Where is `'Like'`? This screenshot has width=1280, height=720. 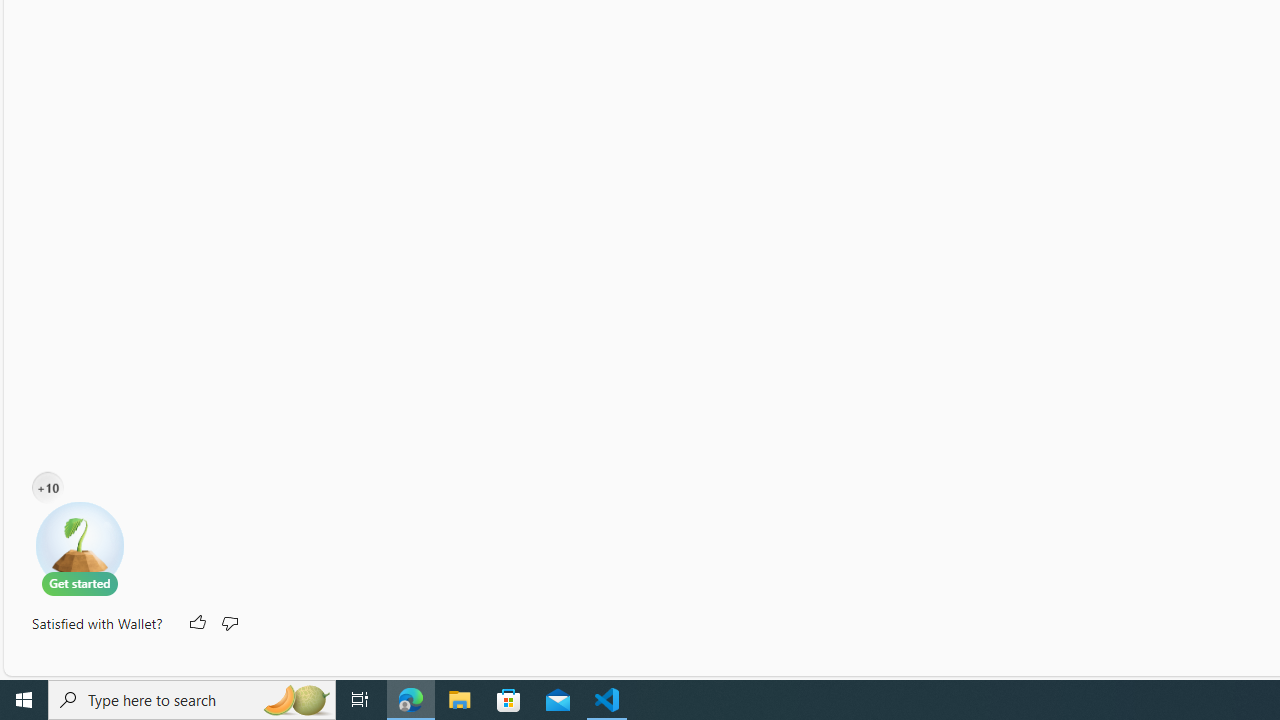
'Like' is located at coordinates (197, 622).